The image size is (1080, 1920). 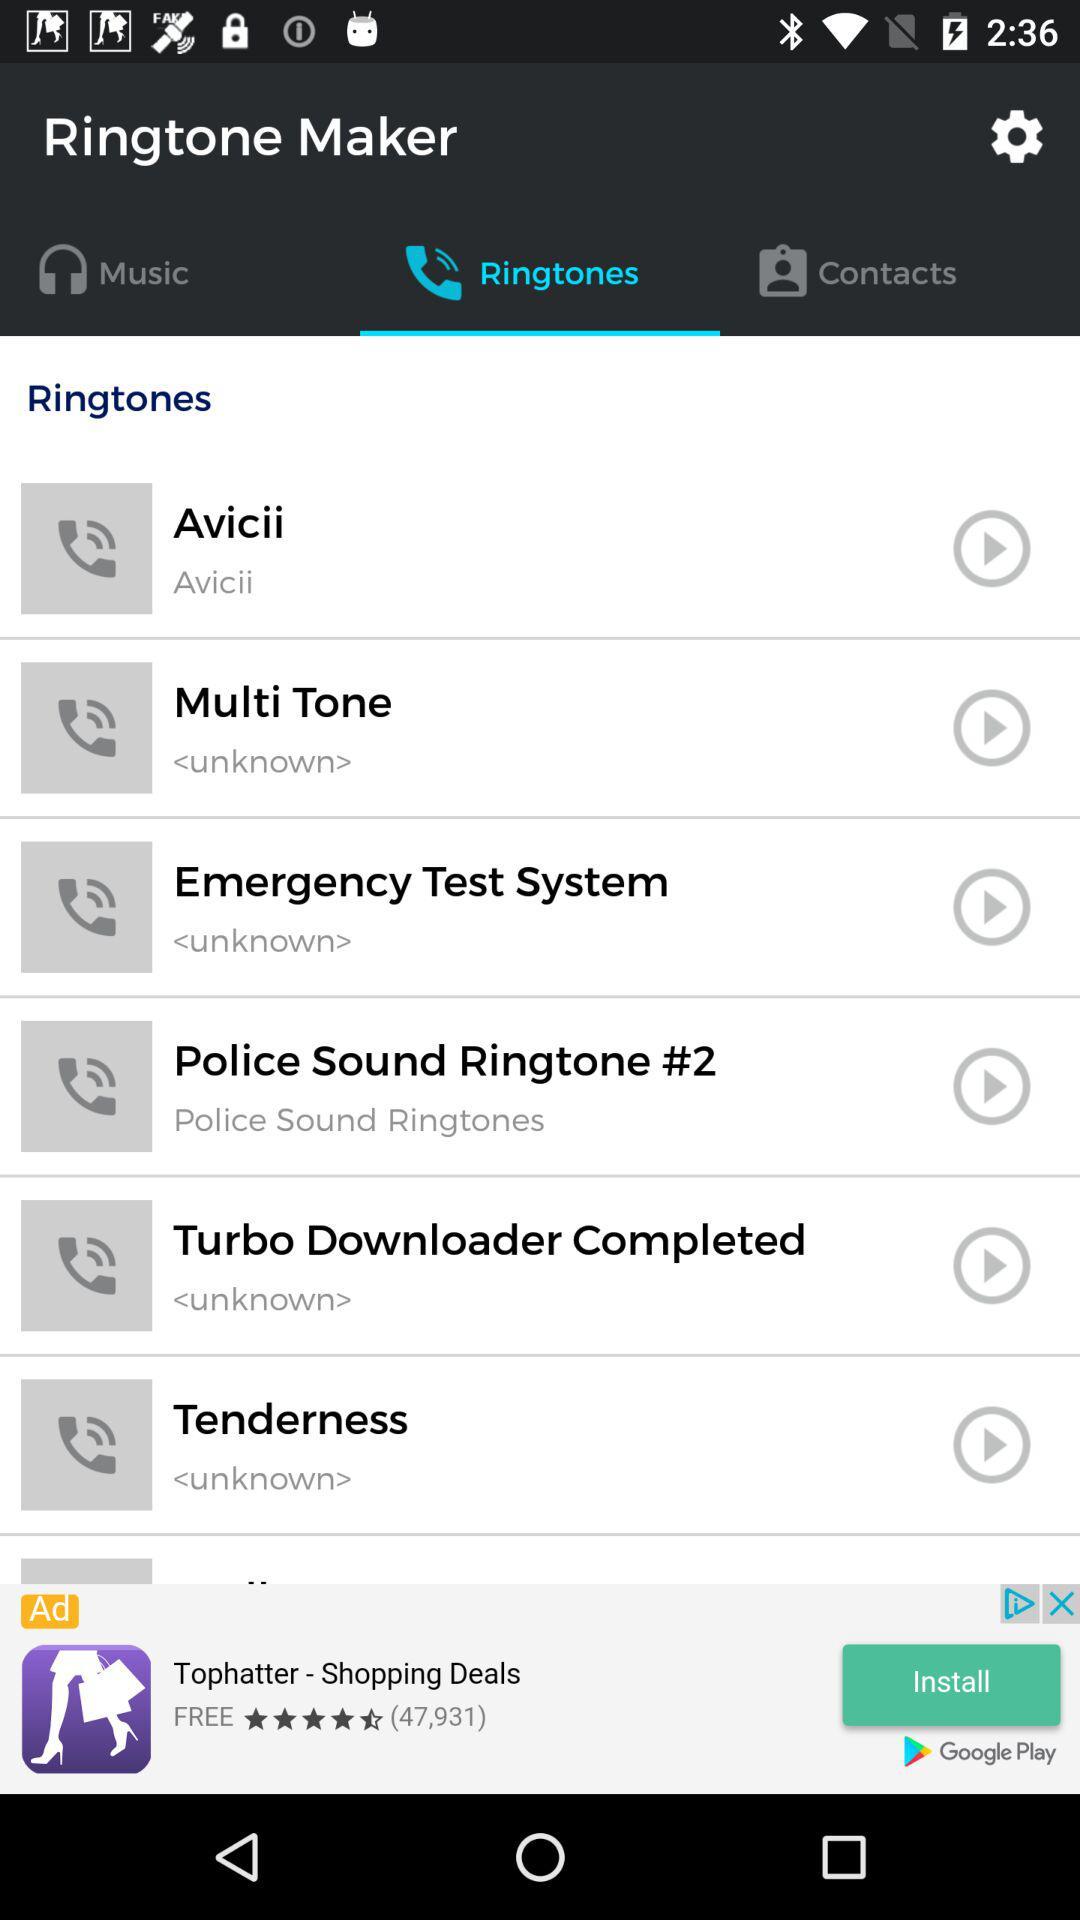 I want to click on page, so click(x=991, y=1085).